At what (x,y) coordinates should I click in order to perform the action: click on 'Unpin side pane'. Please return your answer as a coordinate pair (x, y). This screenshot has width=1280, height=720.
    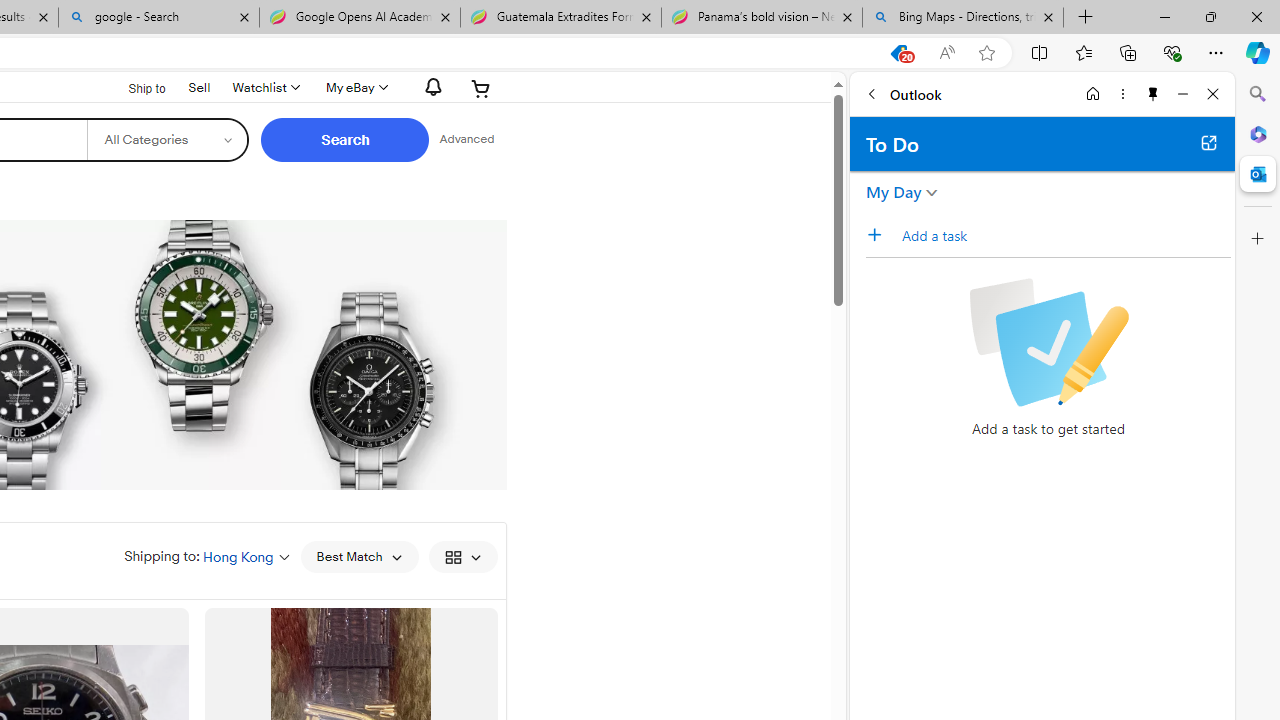
    Looking at the image, I should click on (1153, 93).